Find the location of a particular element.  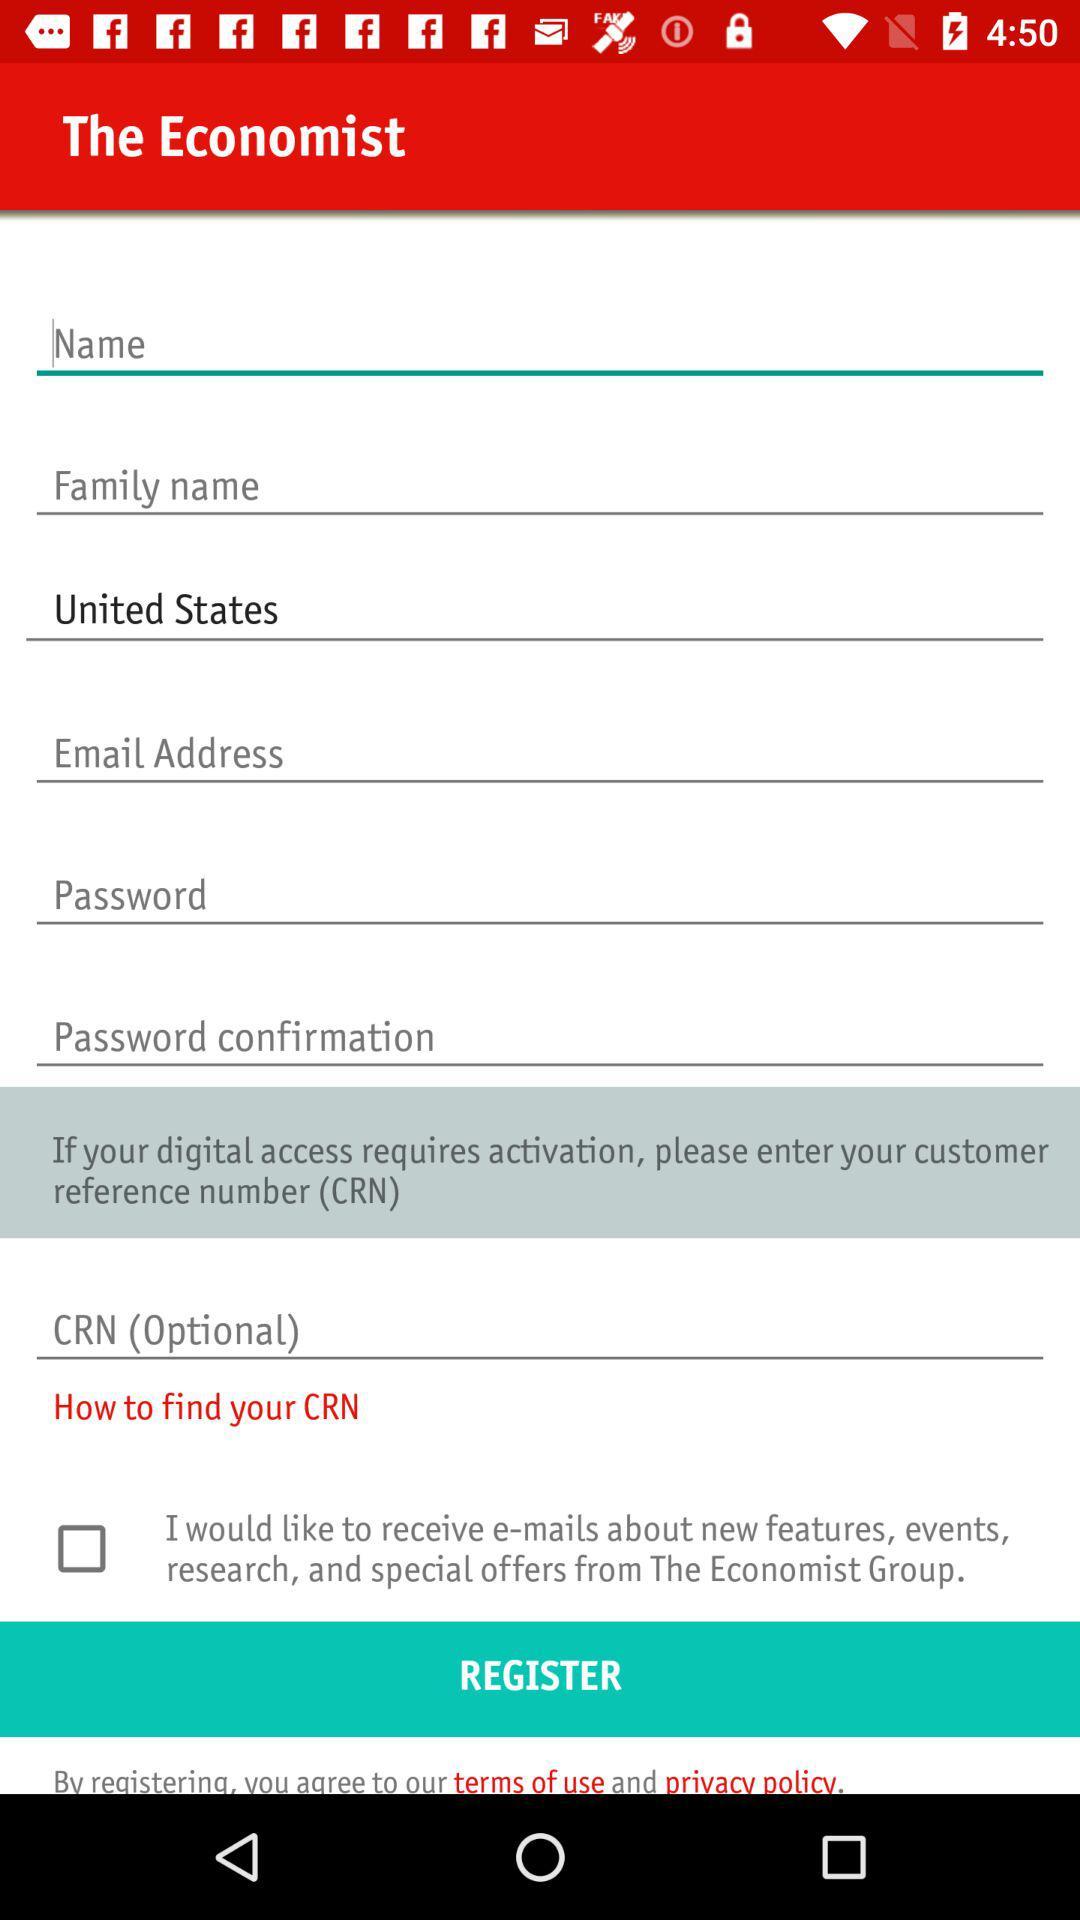

type in your email address is located at coordinates (540, 731).